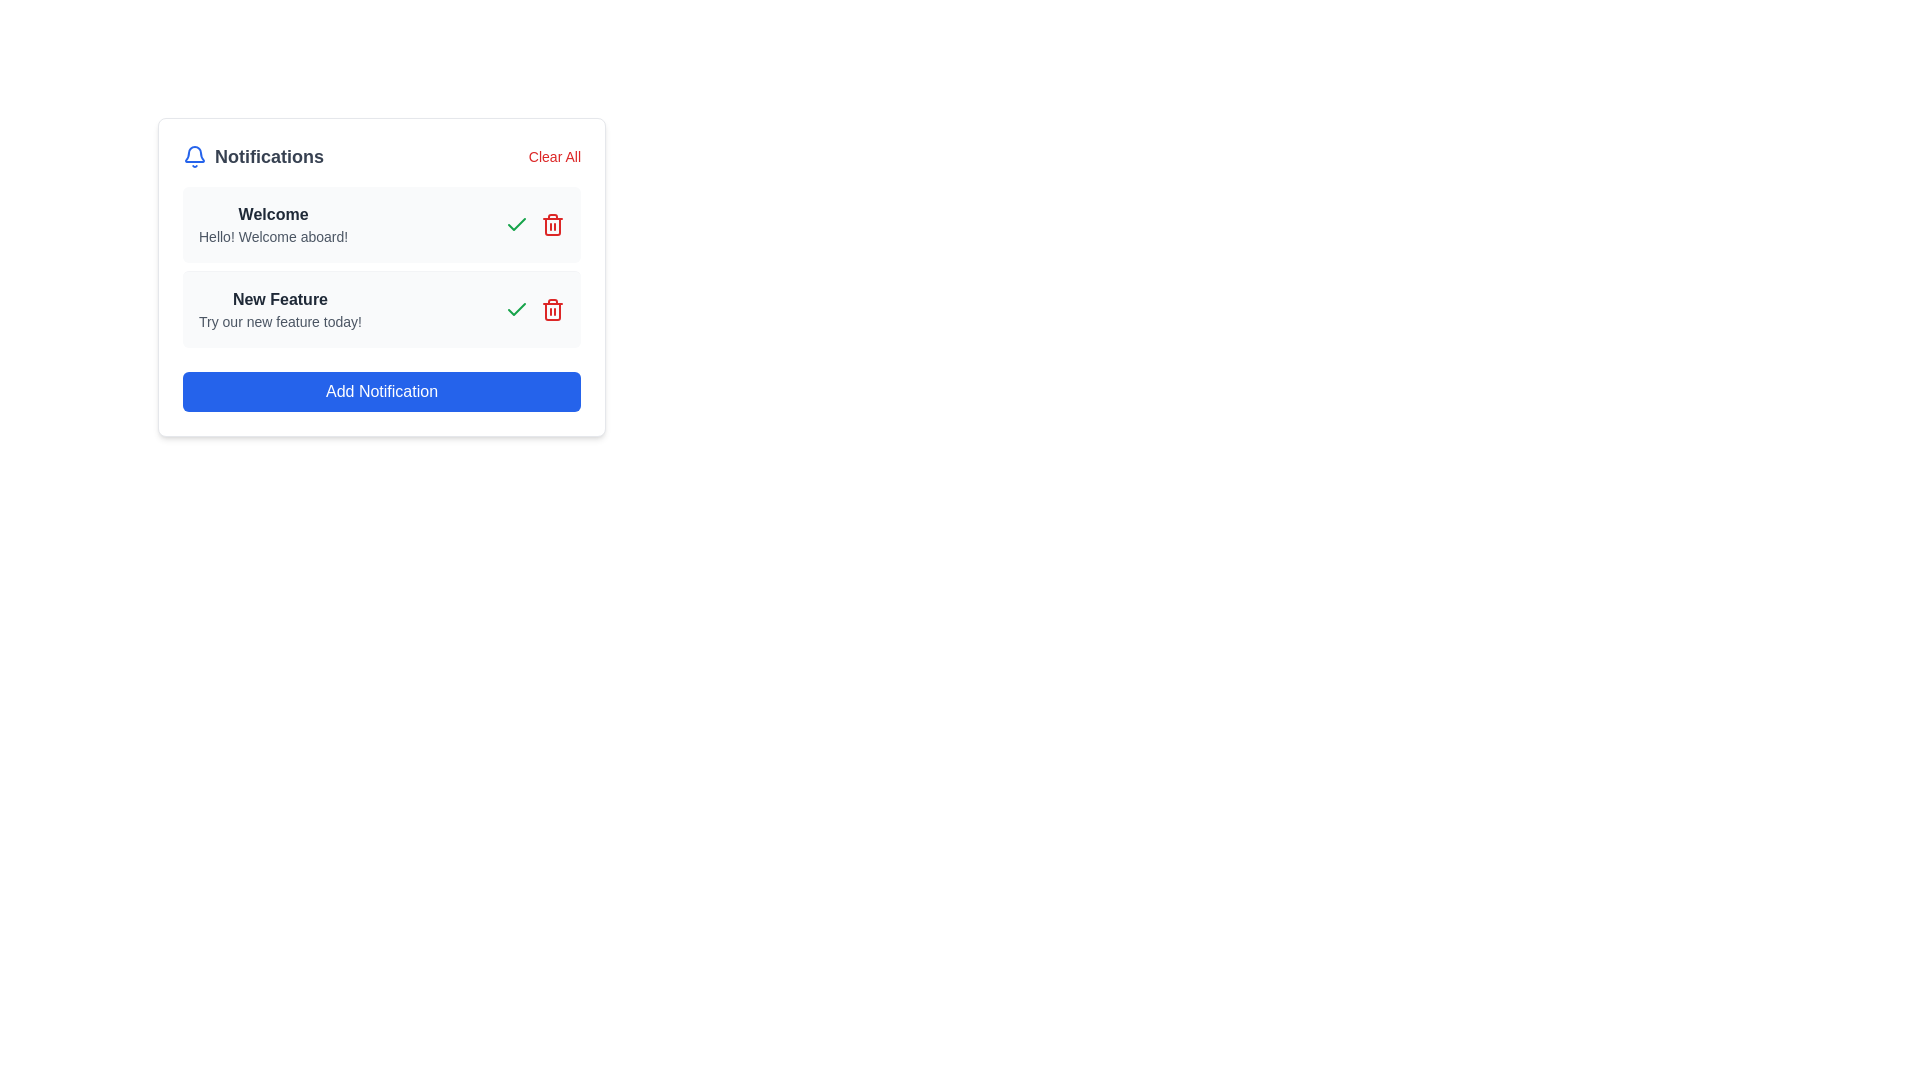 The width and height of the screenshot is (1920, 1080). I want to click on the welcome message text element located in the upper part of the notification card, which greets the user upon engagement with the application, so click(272, 224).